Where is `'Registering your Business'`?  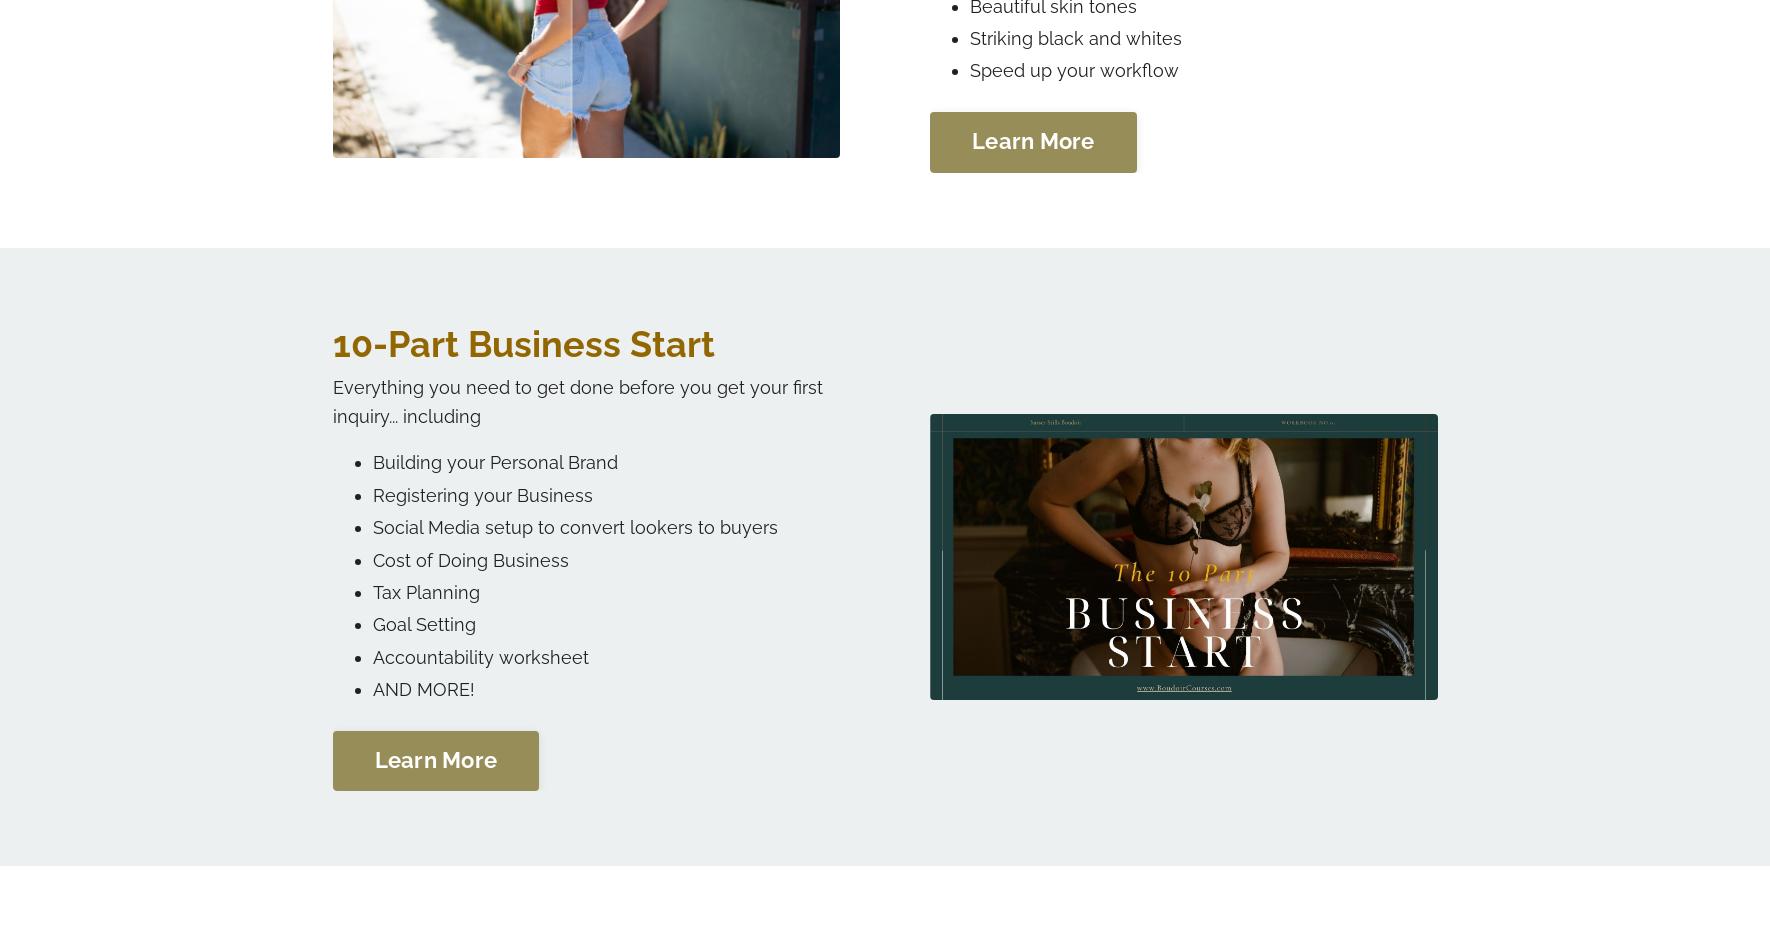 'Registering your Business' is located at coordinates (481, 493).